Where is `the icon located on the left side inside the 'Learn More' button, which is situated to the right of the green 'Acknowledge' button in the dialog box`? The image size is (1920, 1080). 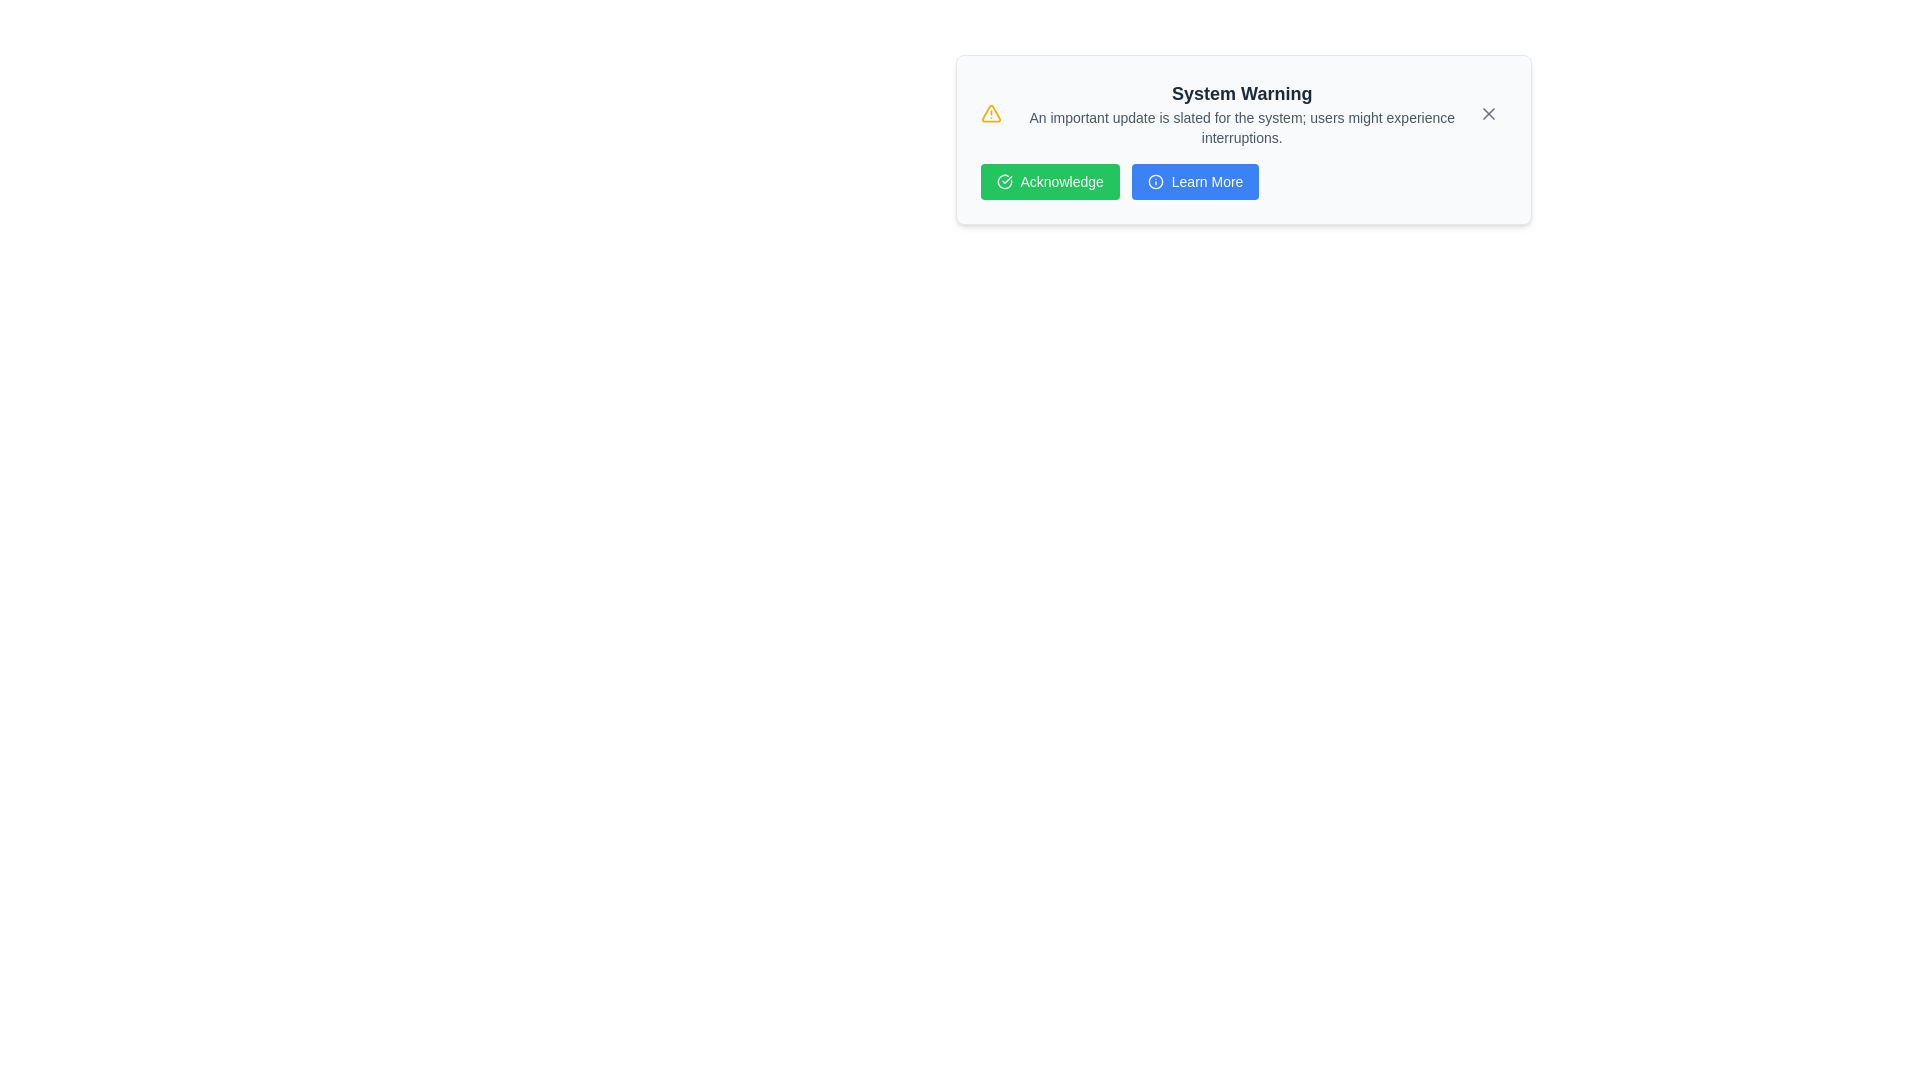
the icon located on the left side inside the 'Learn More' button, which is situated to the right of the green 'Acknowledge' button in the dialog box is located at coordinates (1155, 181).